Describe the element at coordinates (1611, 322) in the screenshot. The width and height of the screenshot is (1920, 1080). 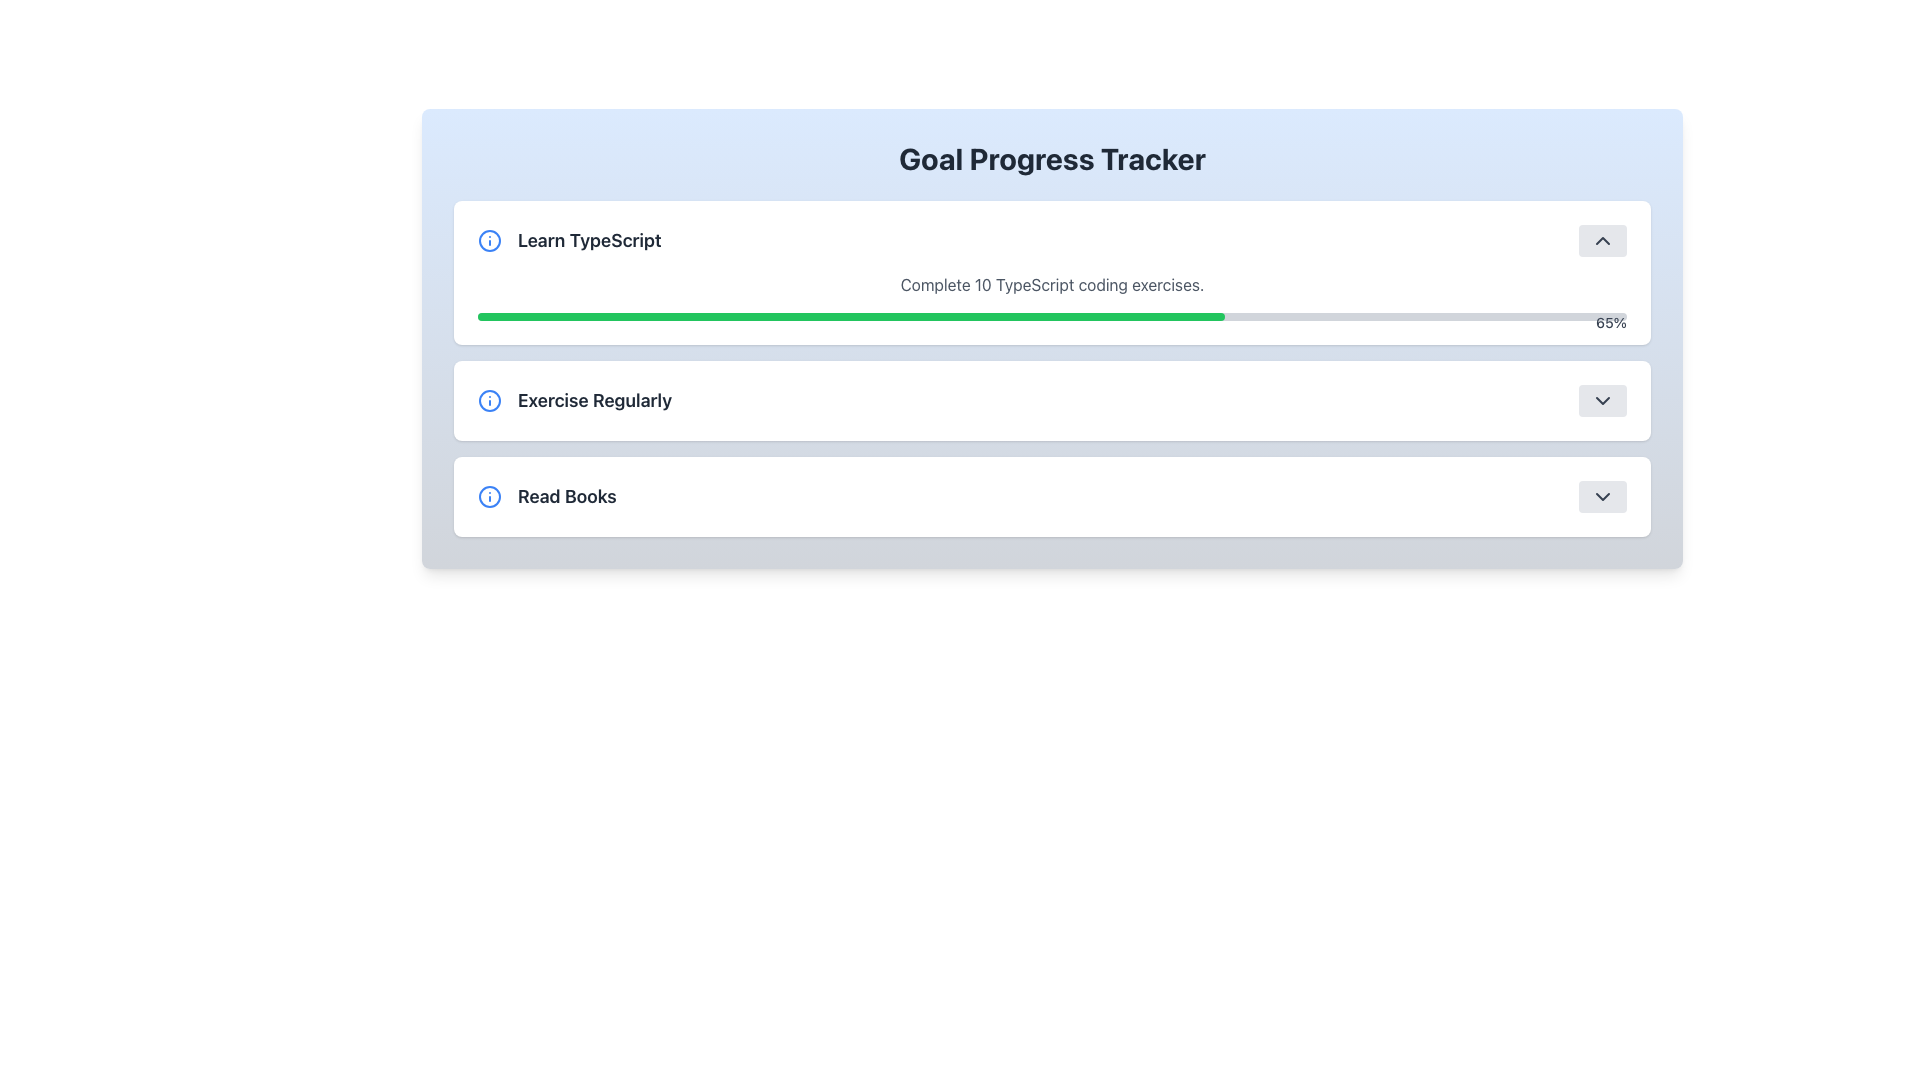
I see `the text label that indicates the numerical representation of the progress completed, located at the rightmost end of the progress bar` at that location.